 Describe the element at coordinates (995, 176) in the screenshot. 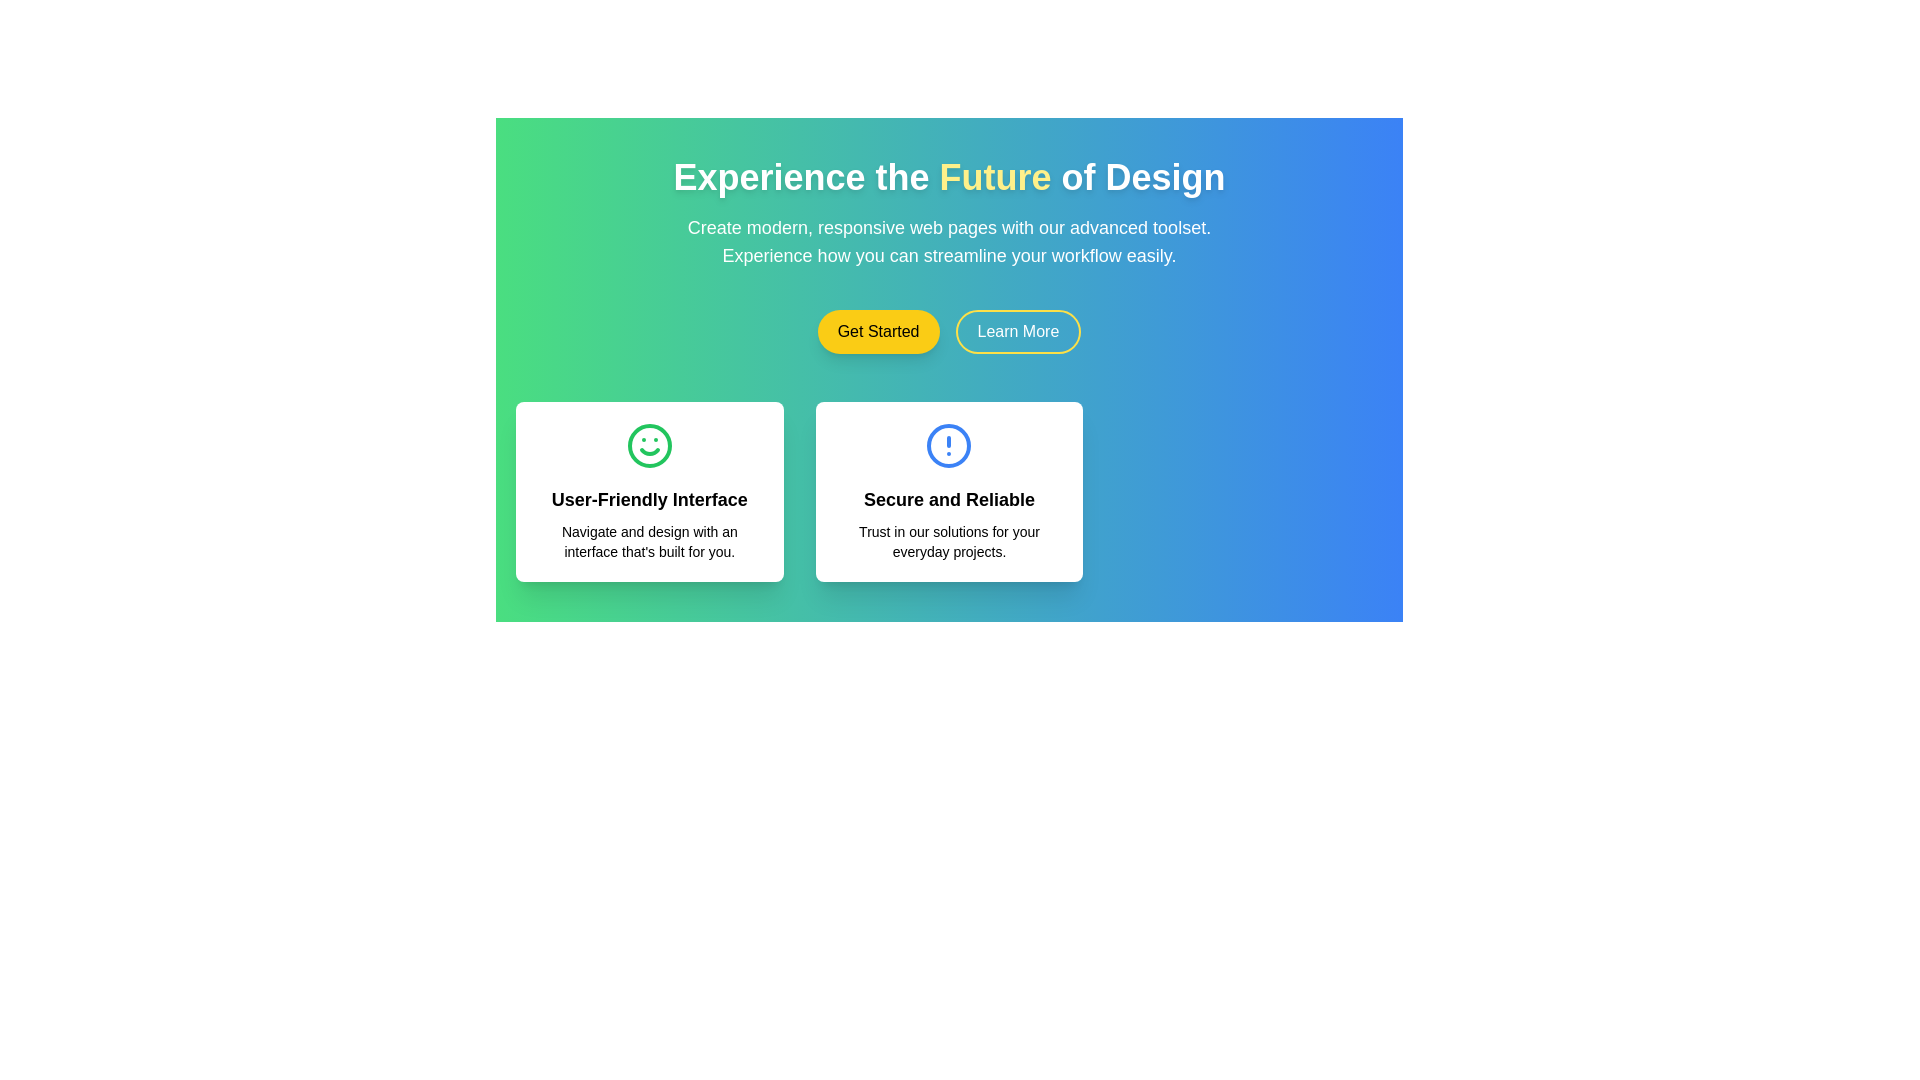

I see `emphasized text element 'Future' within the main heading 'Experience the Future of Design'` at that location.